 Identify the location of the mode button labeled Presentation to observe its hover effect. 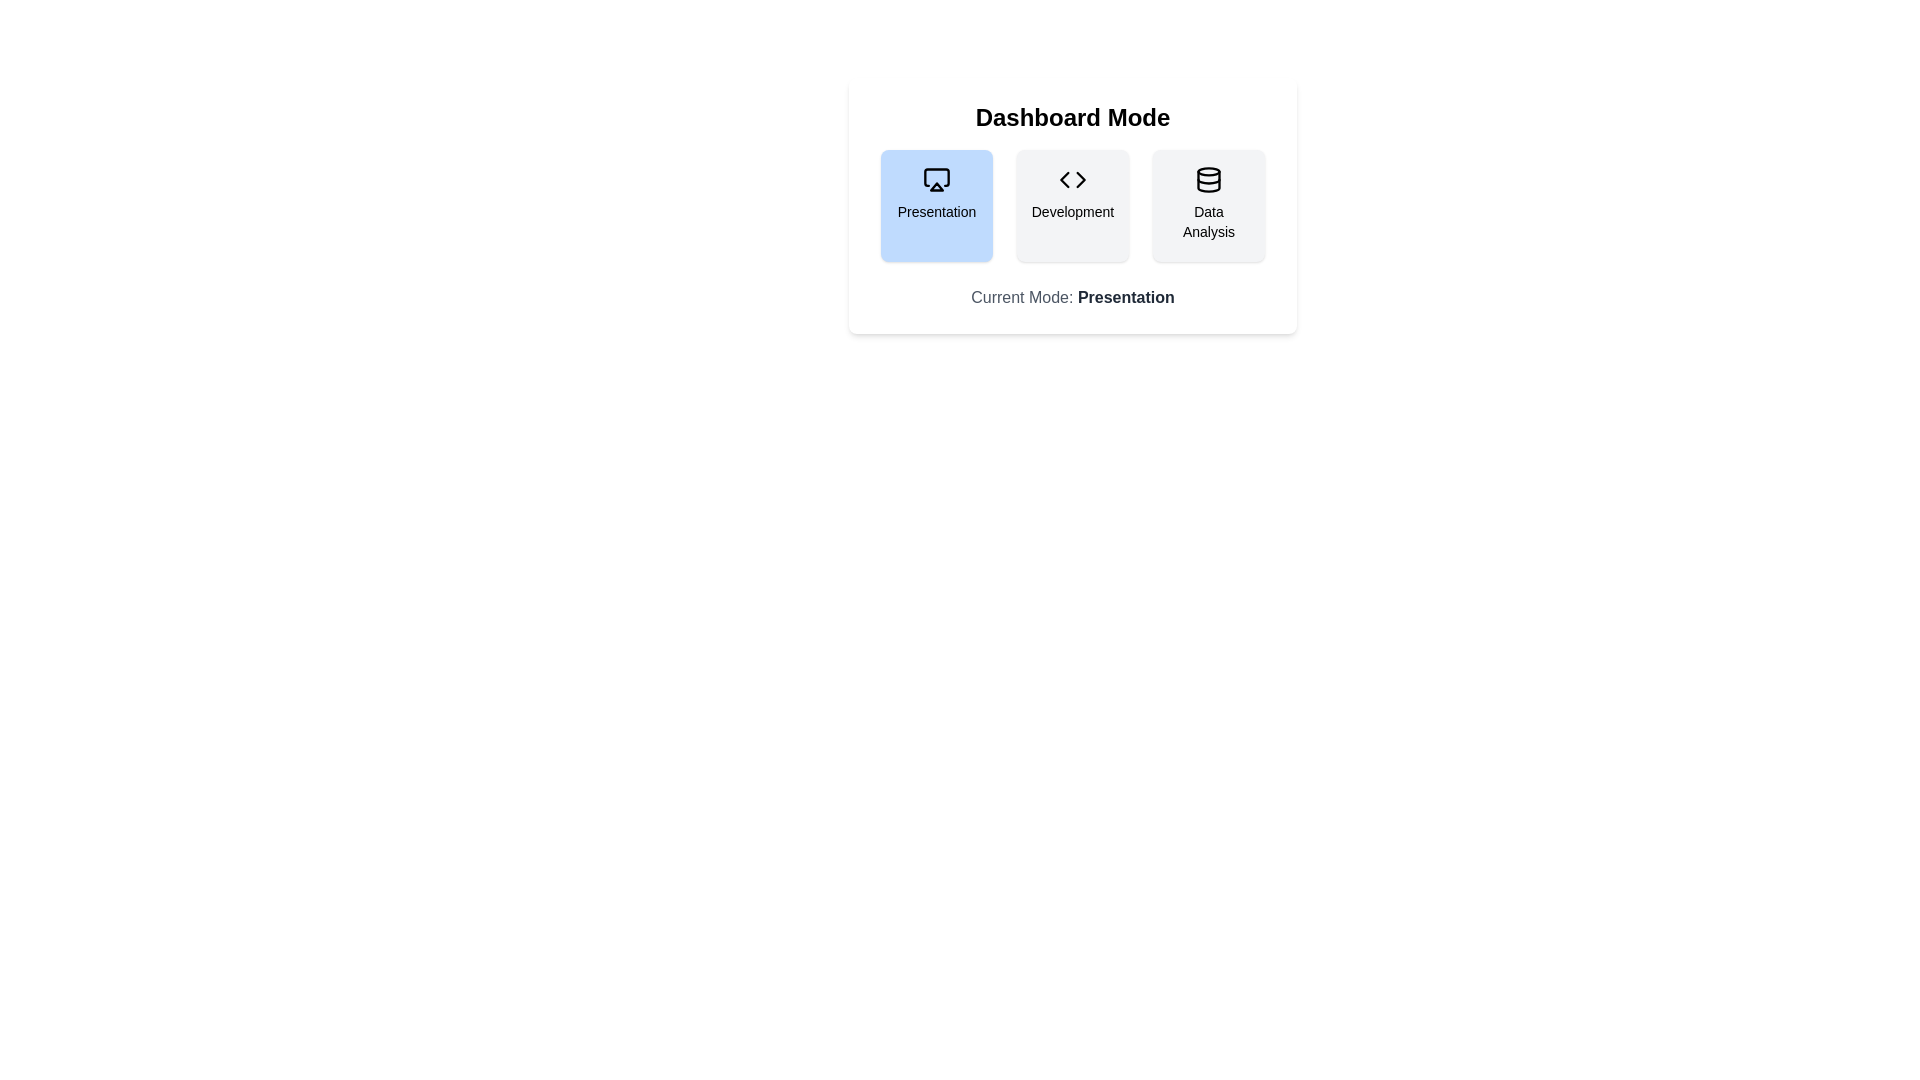
(935, 205).